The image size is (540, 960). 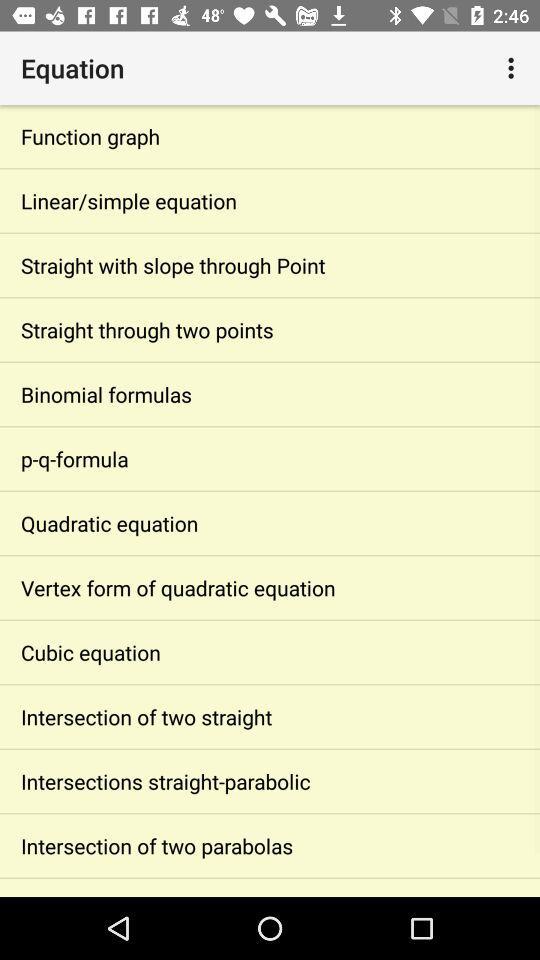 I want to click on the icon above straight with slope app, so click(x=270, y=201).